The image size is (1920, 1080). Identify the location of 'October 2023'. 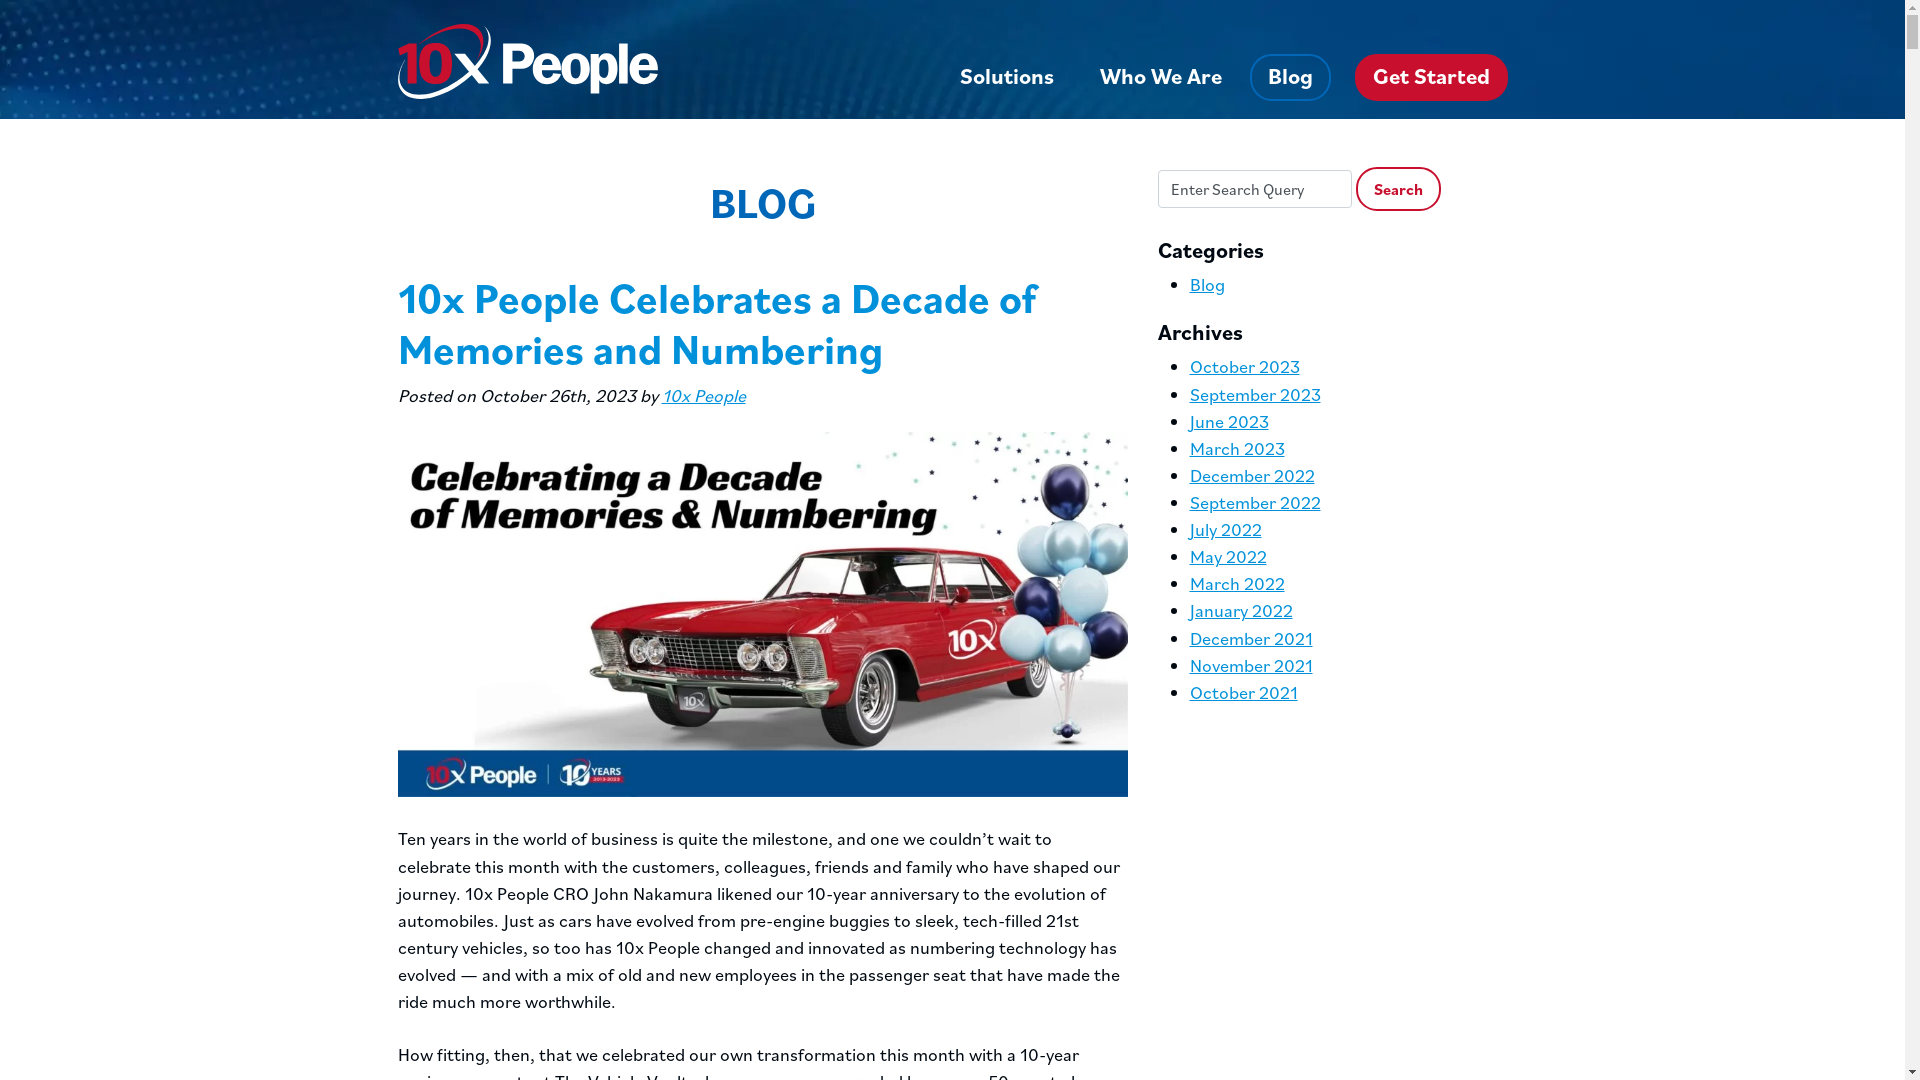
(1243, 366).